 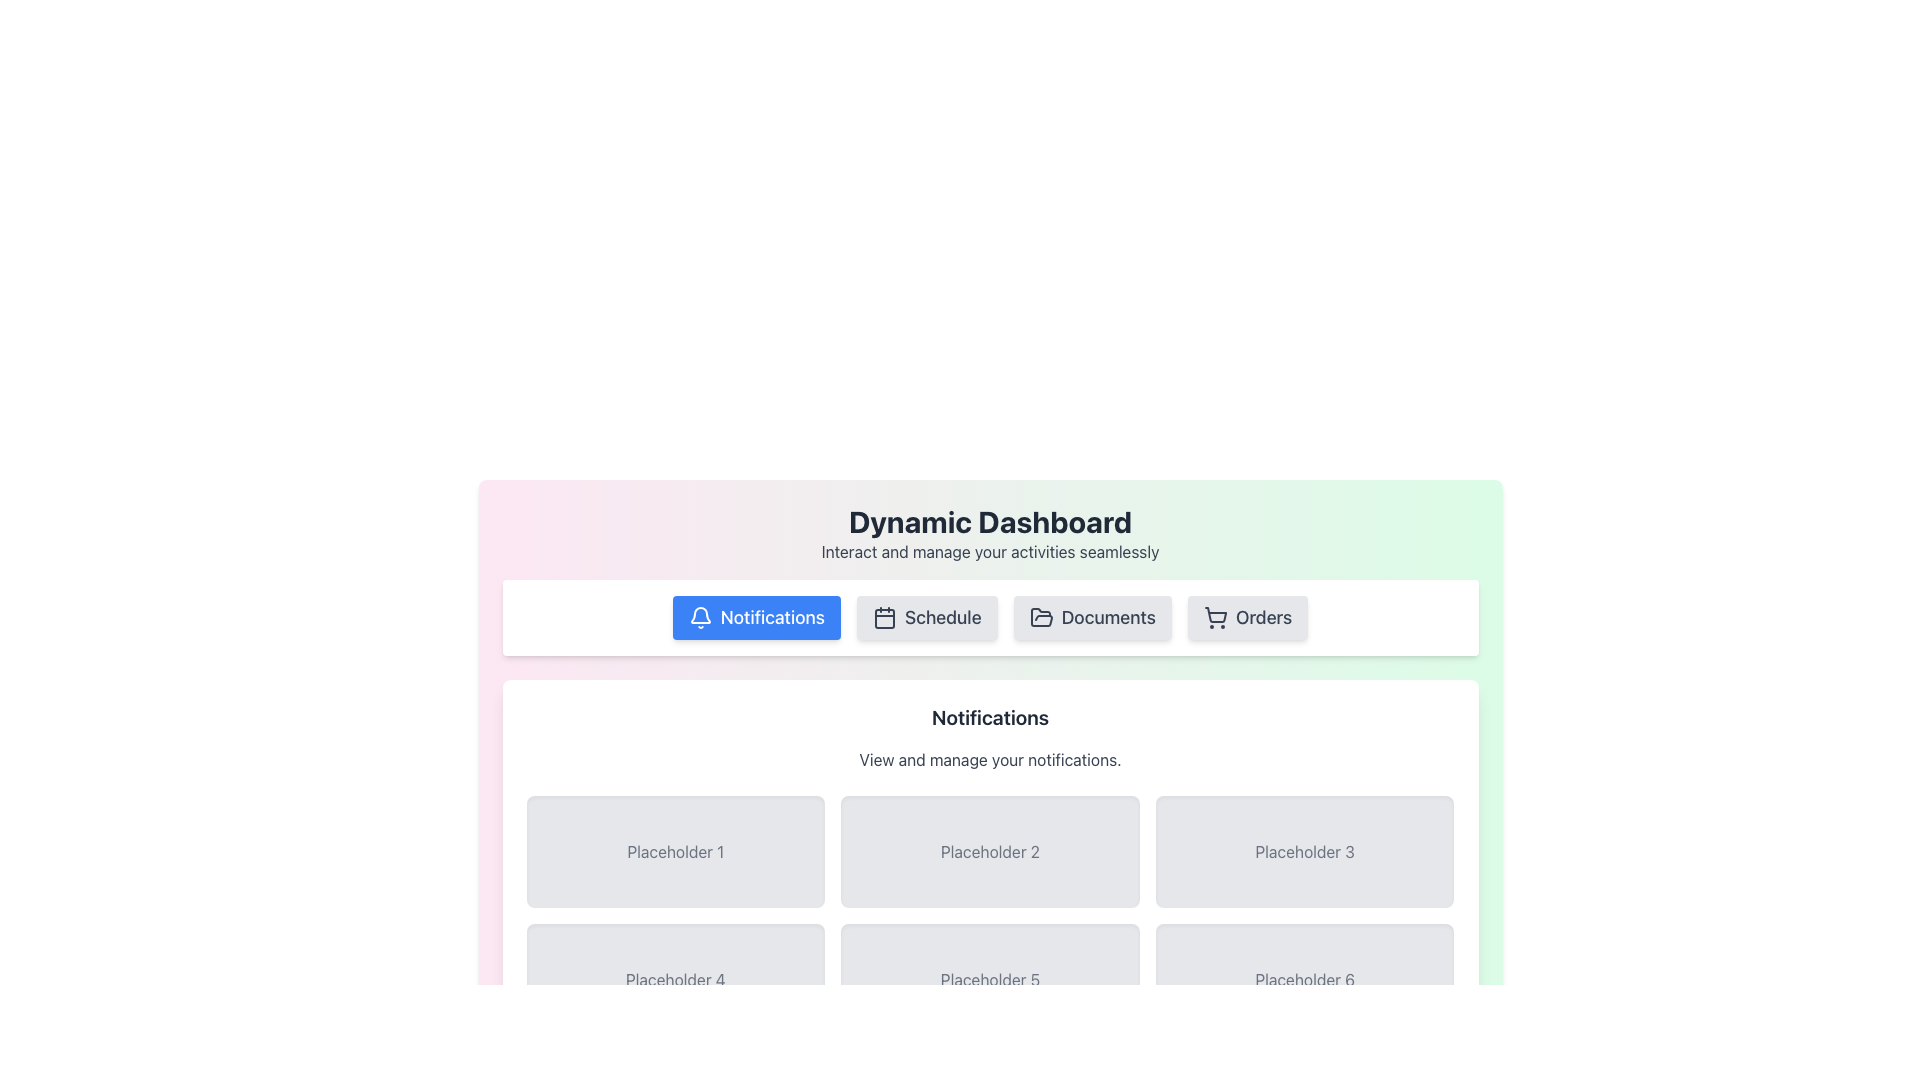 I want to click on the third button from the left, which navigates to the 'Documents' section, to observe a style change, so click(x=1091, y=616).